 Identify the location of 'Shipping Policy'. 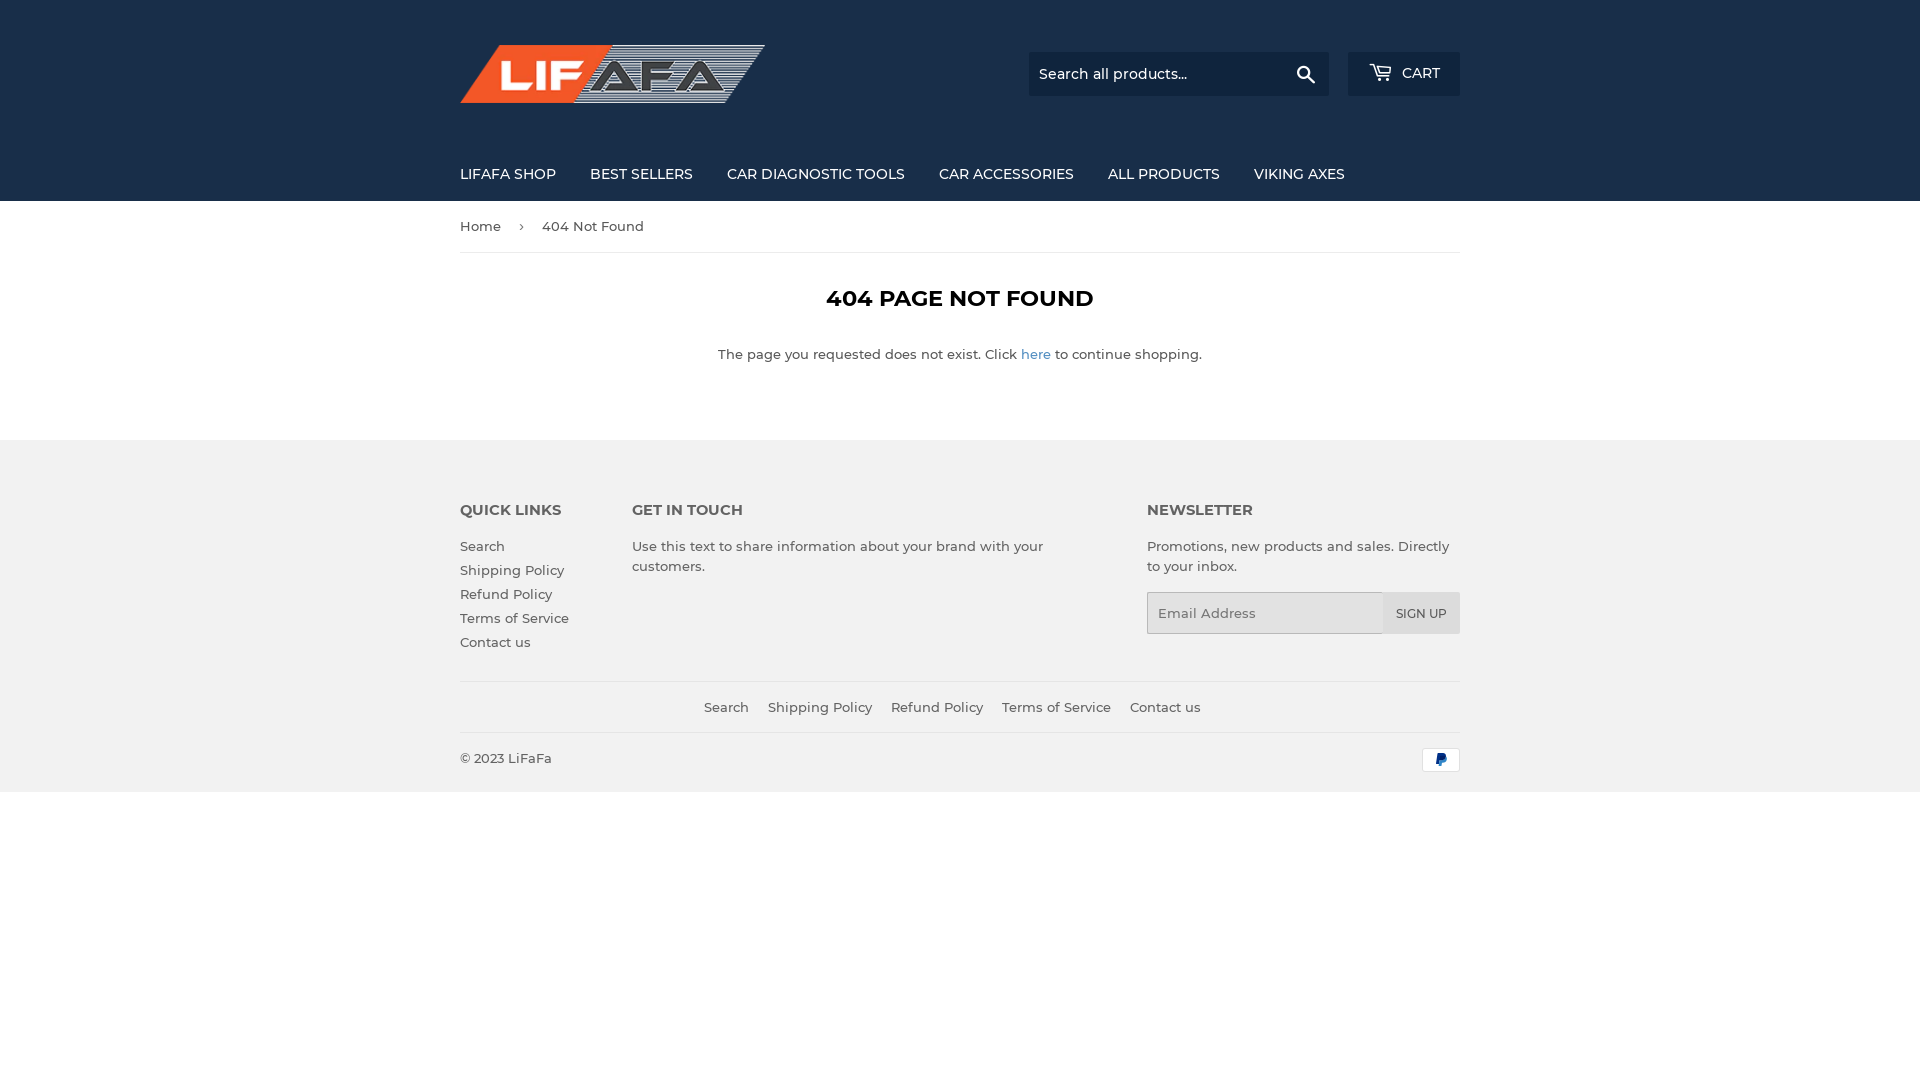
(512, 570).